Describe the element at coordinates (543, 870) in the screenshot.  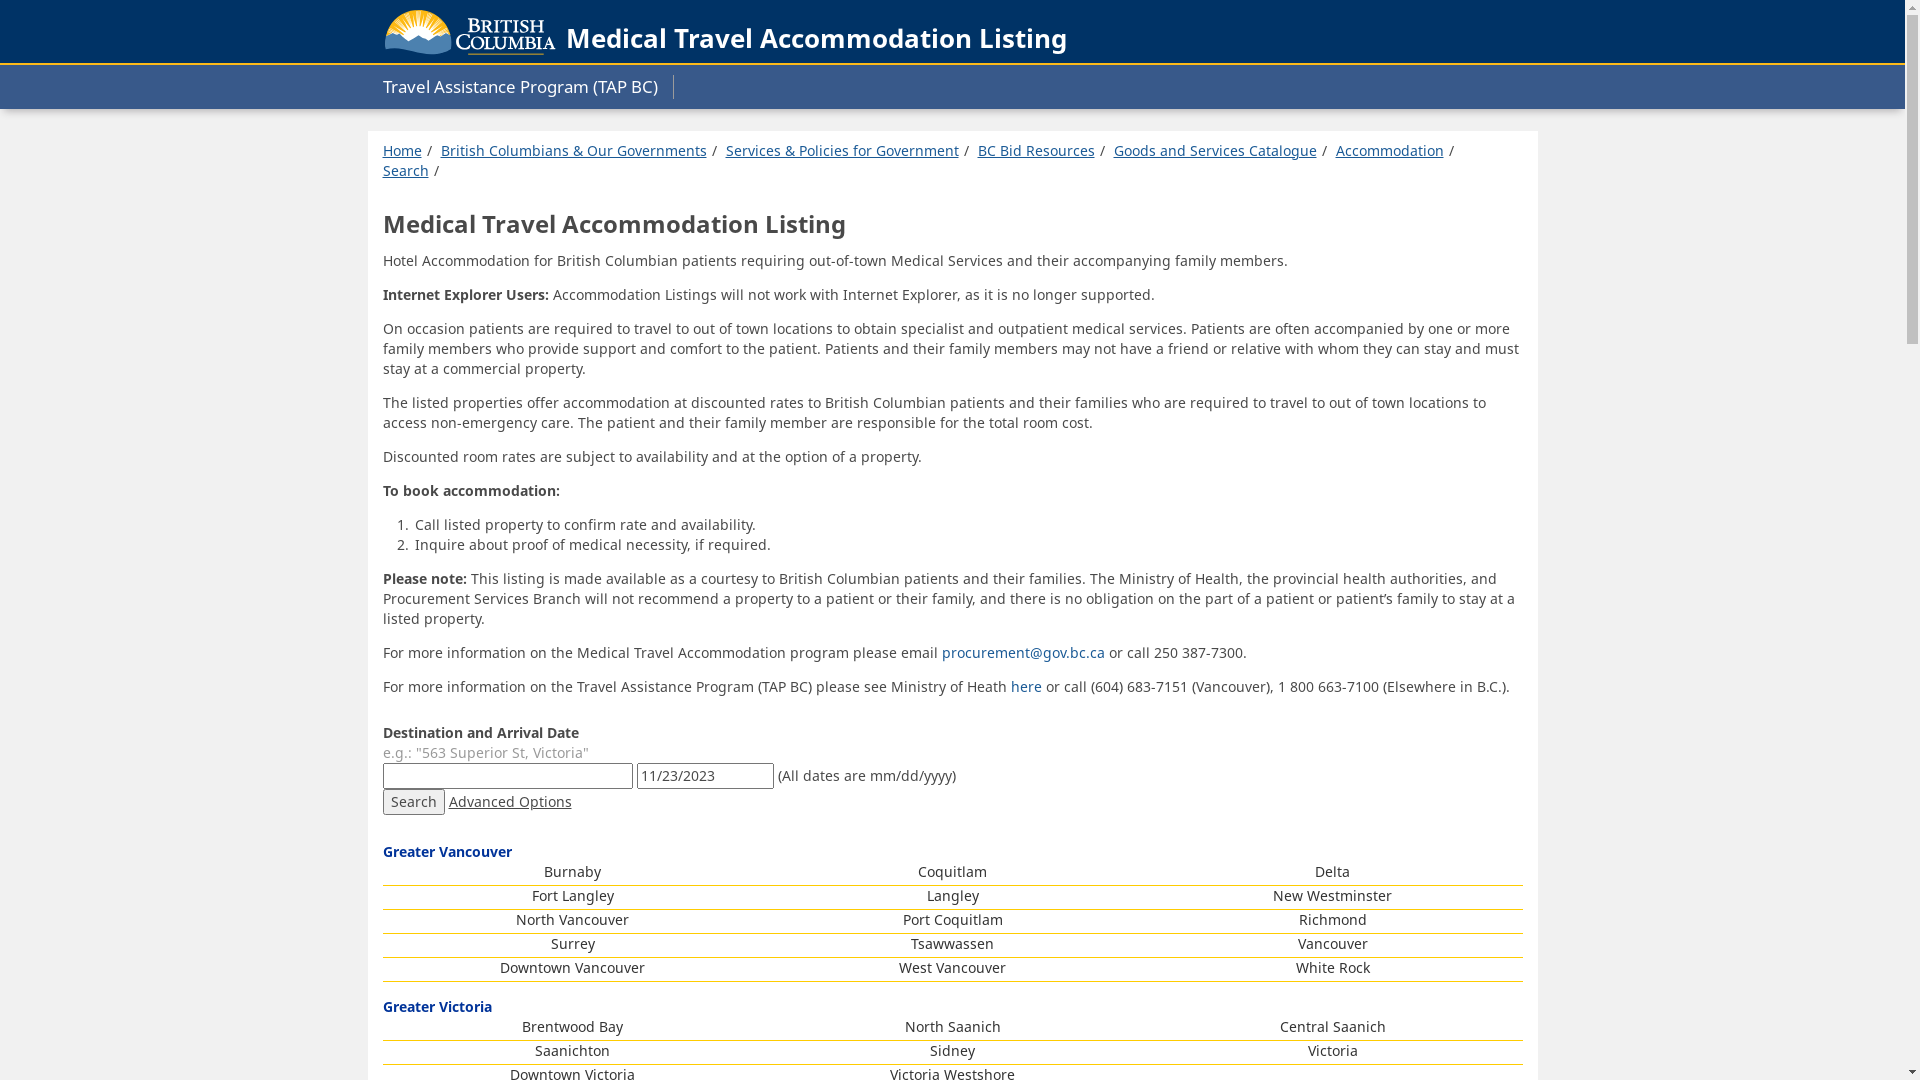
I see `'Burnaby'` at that location.